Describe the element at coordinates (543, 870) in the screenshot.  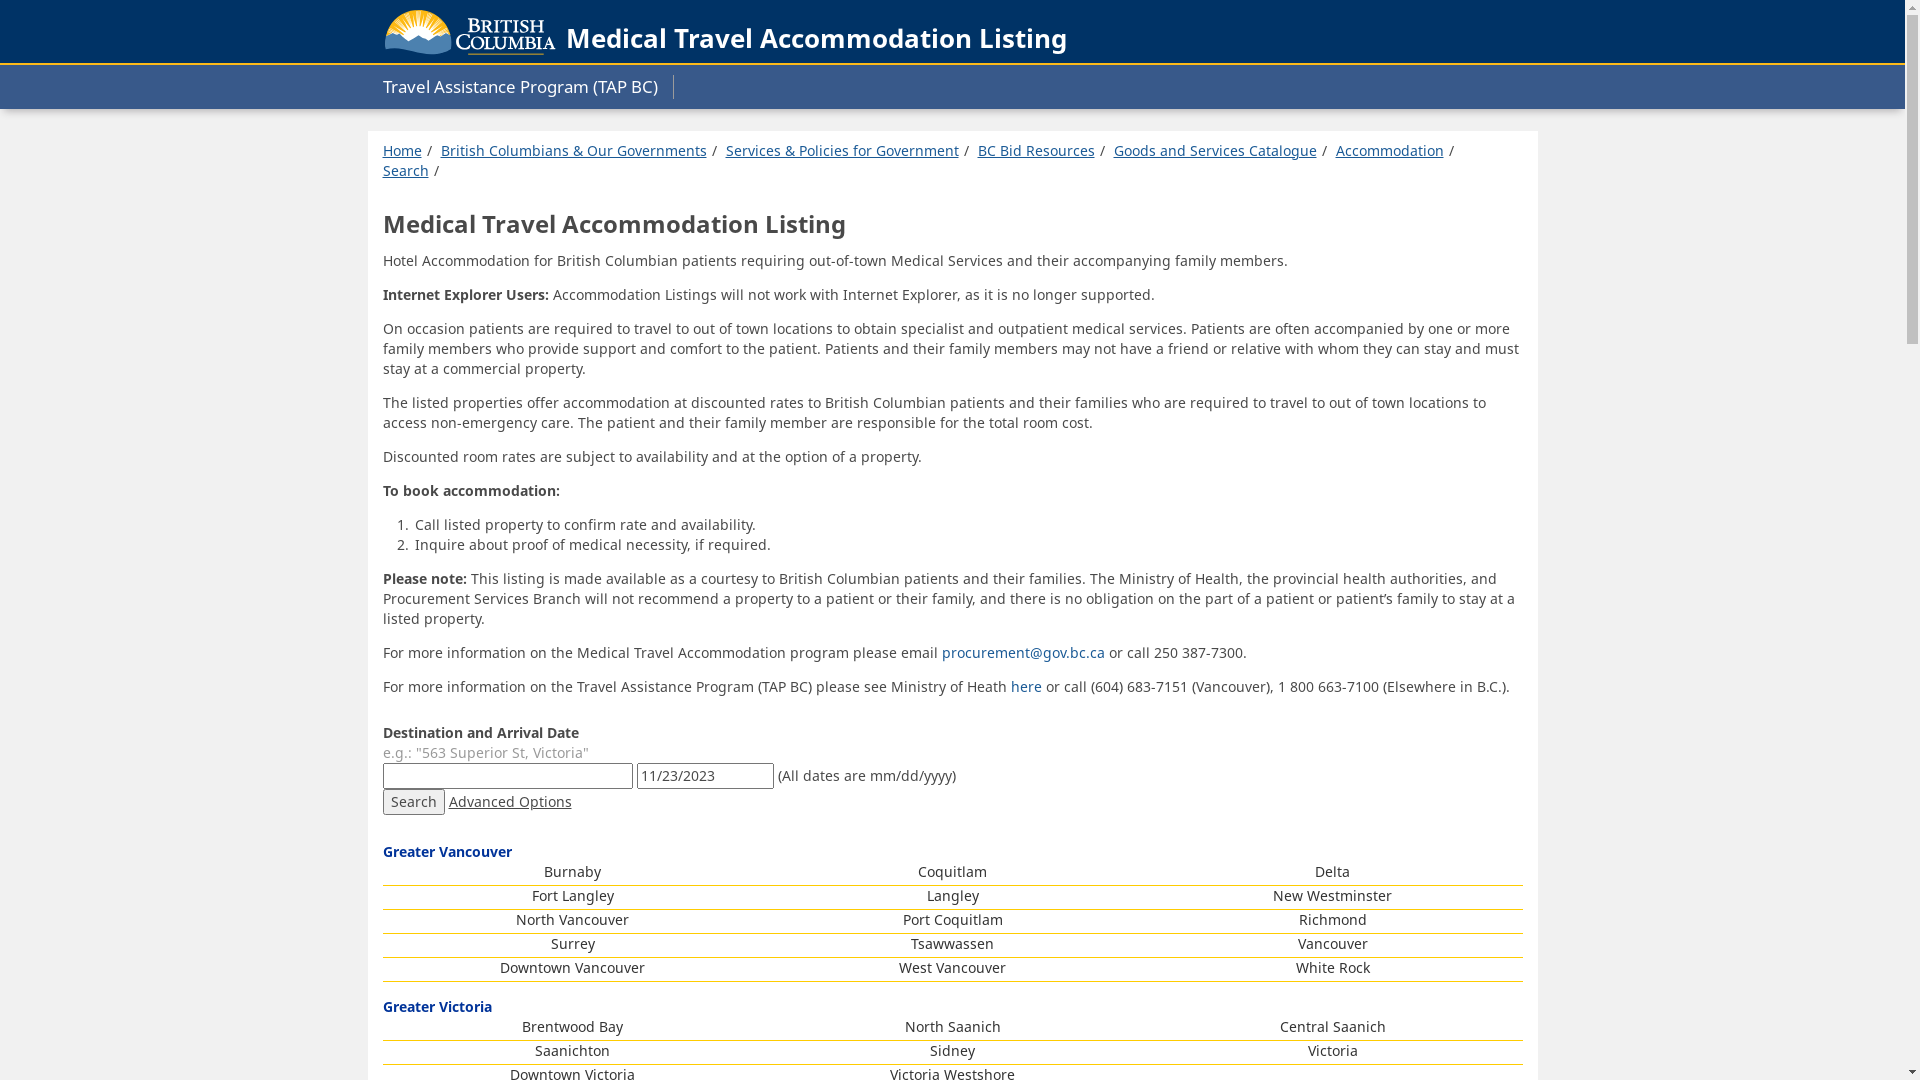
I see `'Burnaby'` at that location.